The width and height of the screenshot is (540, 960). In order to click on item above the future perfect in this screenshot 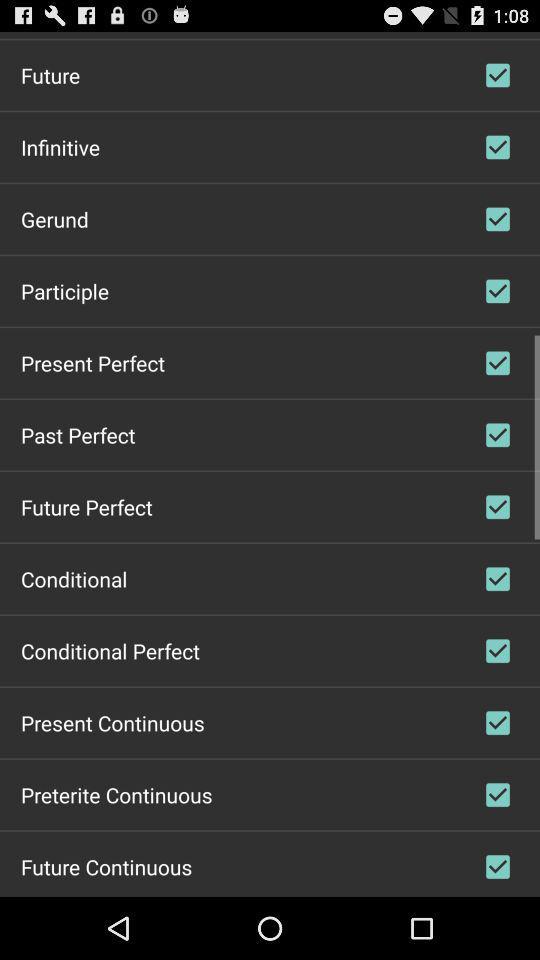, I will do `click(77, 434)`.